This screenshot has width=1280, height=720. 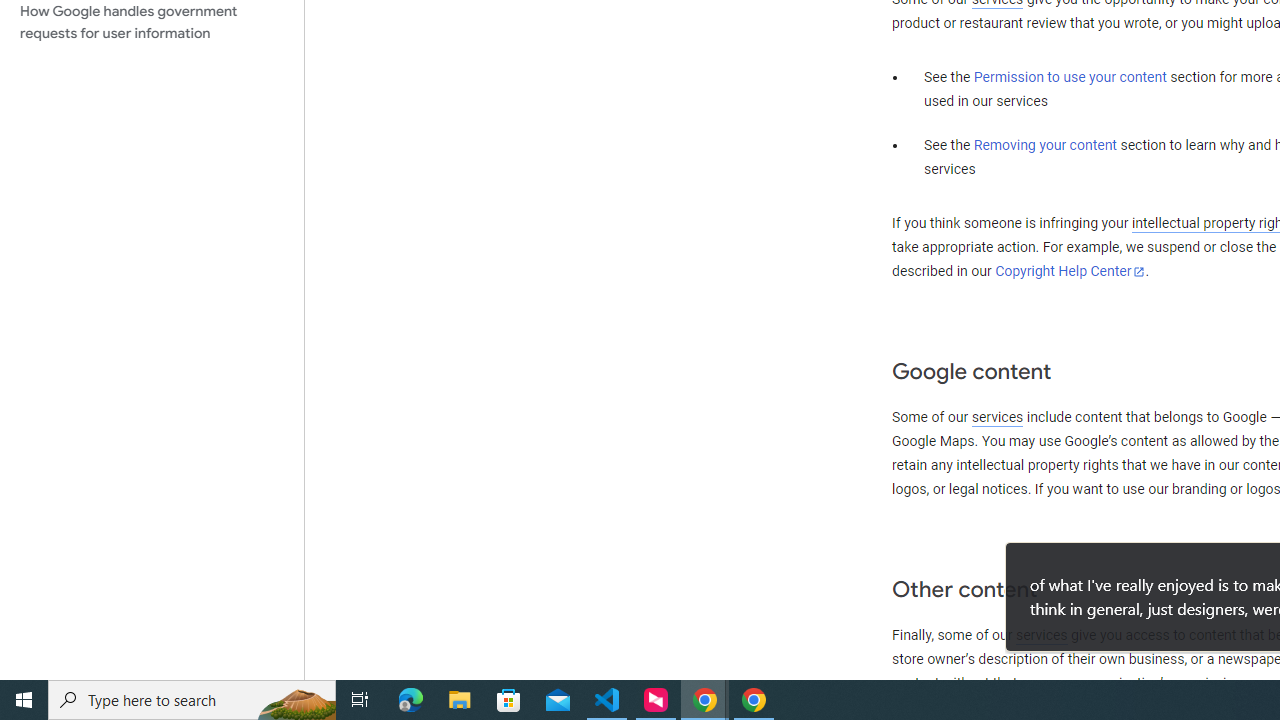 What do you see at coordinates (1040, 635) in the screenshot?
I see `'services'` at bounding box center [1040, 635].